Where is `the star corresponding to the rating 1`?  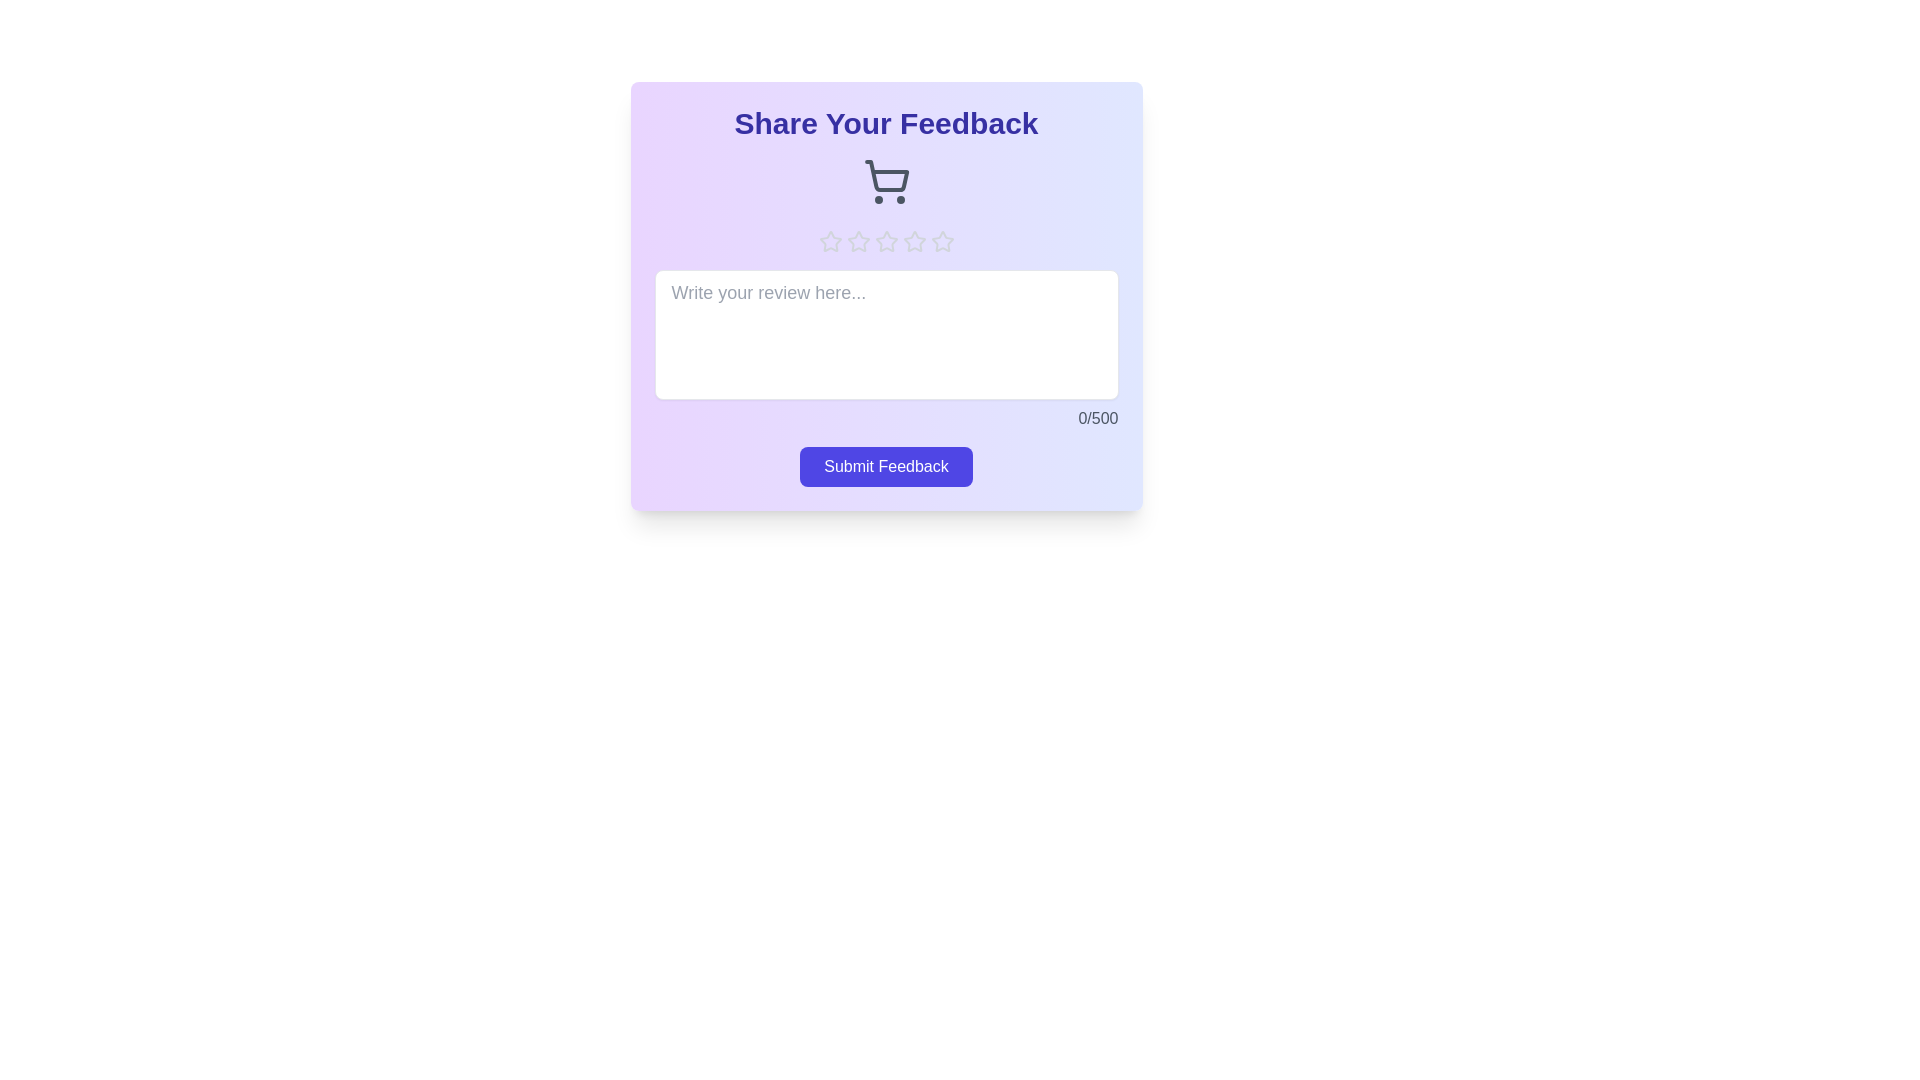 the star corresponding to the rating 1 is located at coordinates (830, 241).